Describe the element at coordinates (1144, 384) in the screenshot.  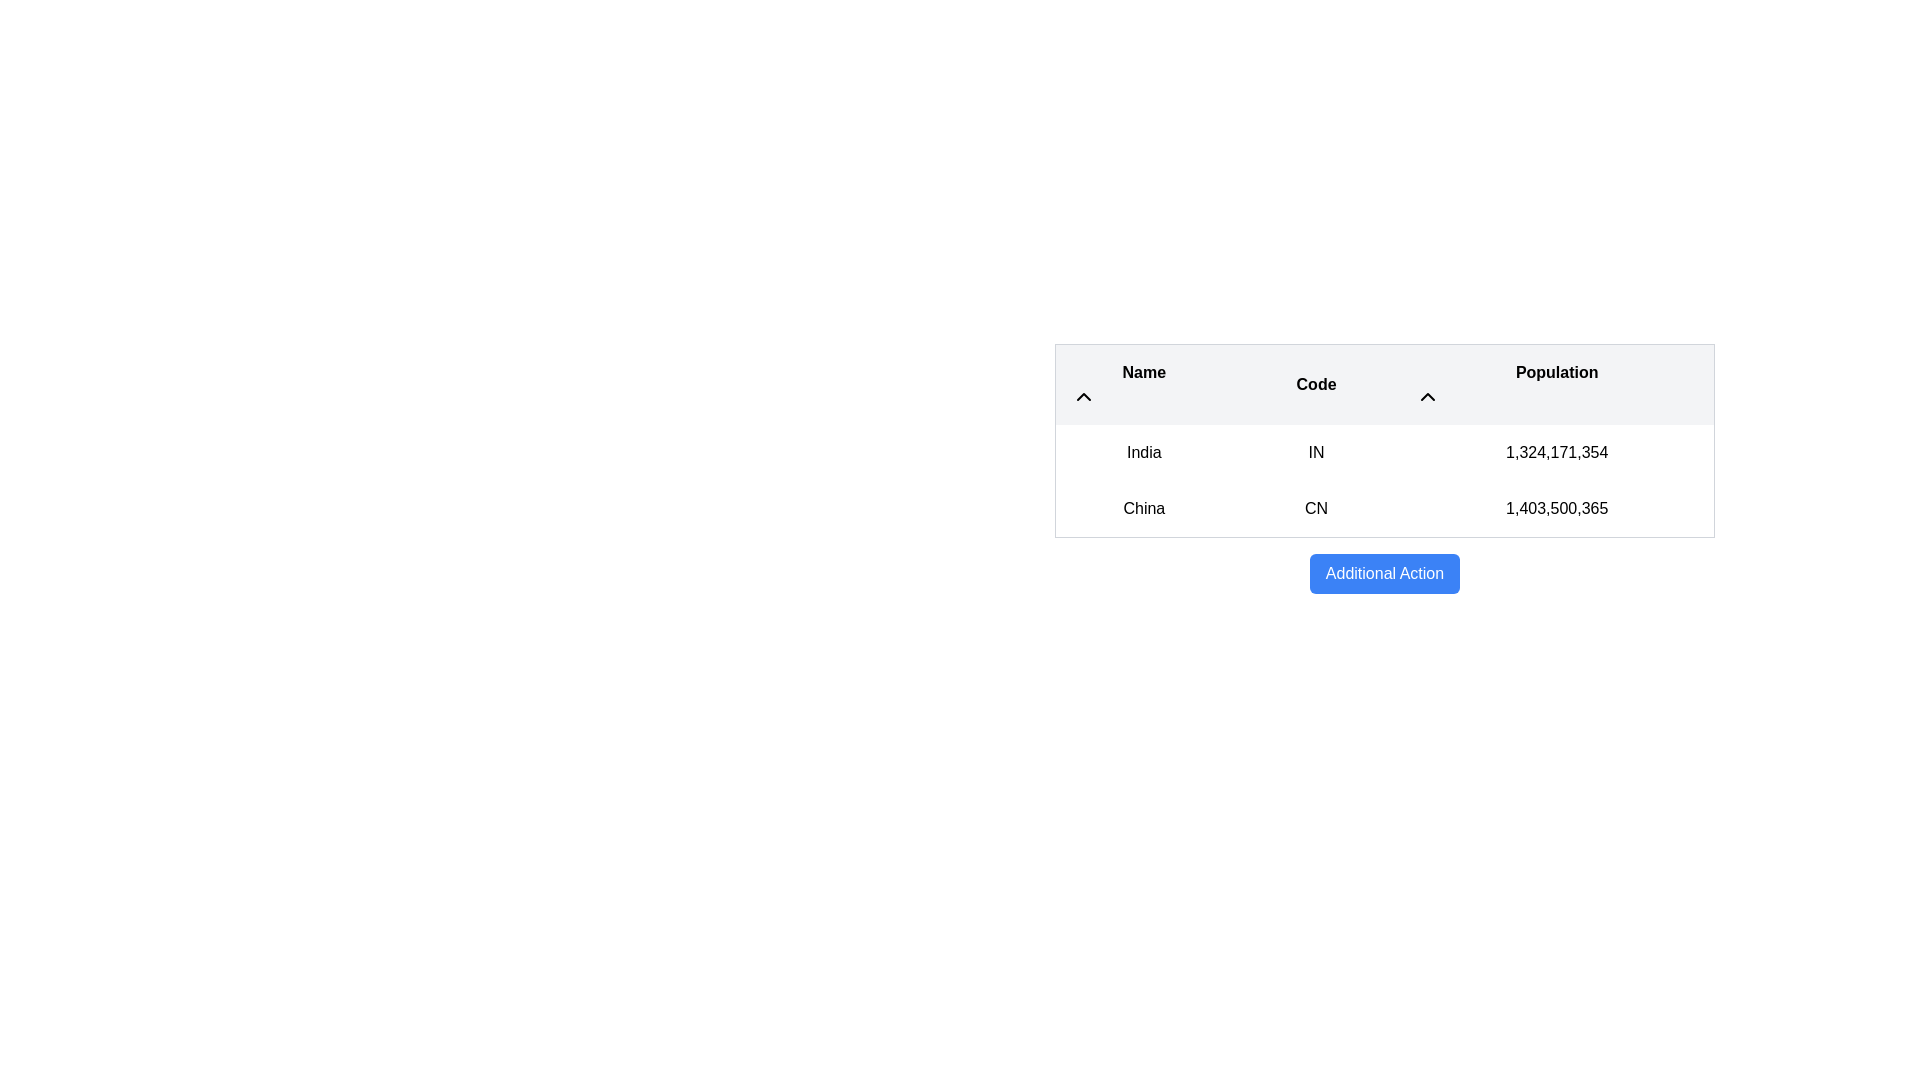
I see `the 'Name' column header in the table to sort the column` at that location.